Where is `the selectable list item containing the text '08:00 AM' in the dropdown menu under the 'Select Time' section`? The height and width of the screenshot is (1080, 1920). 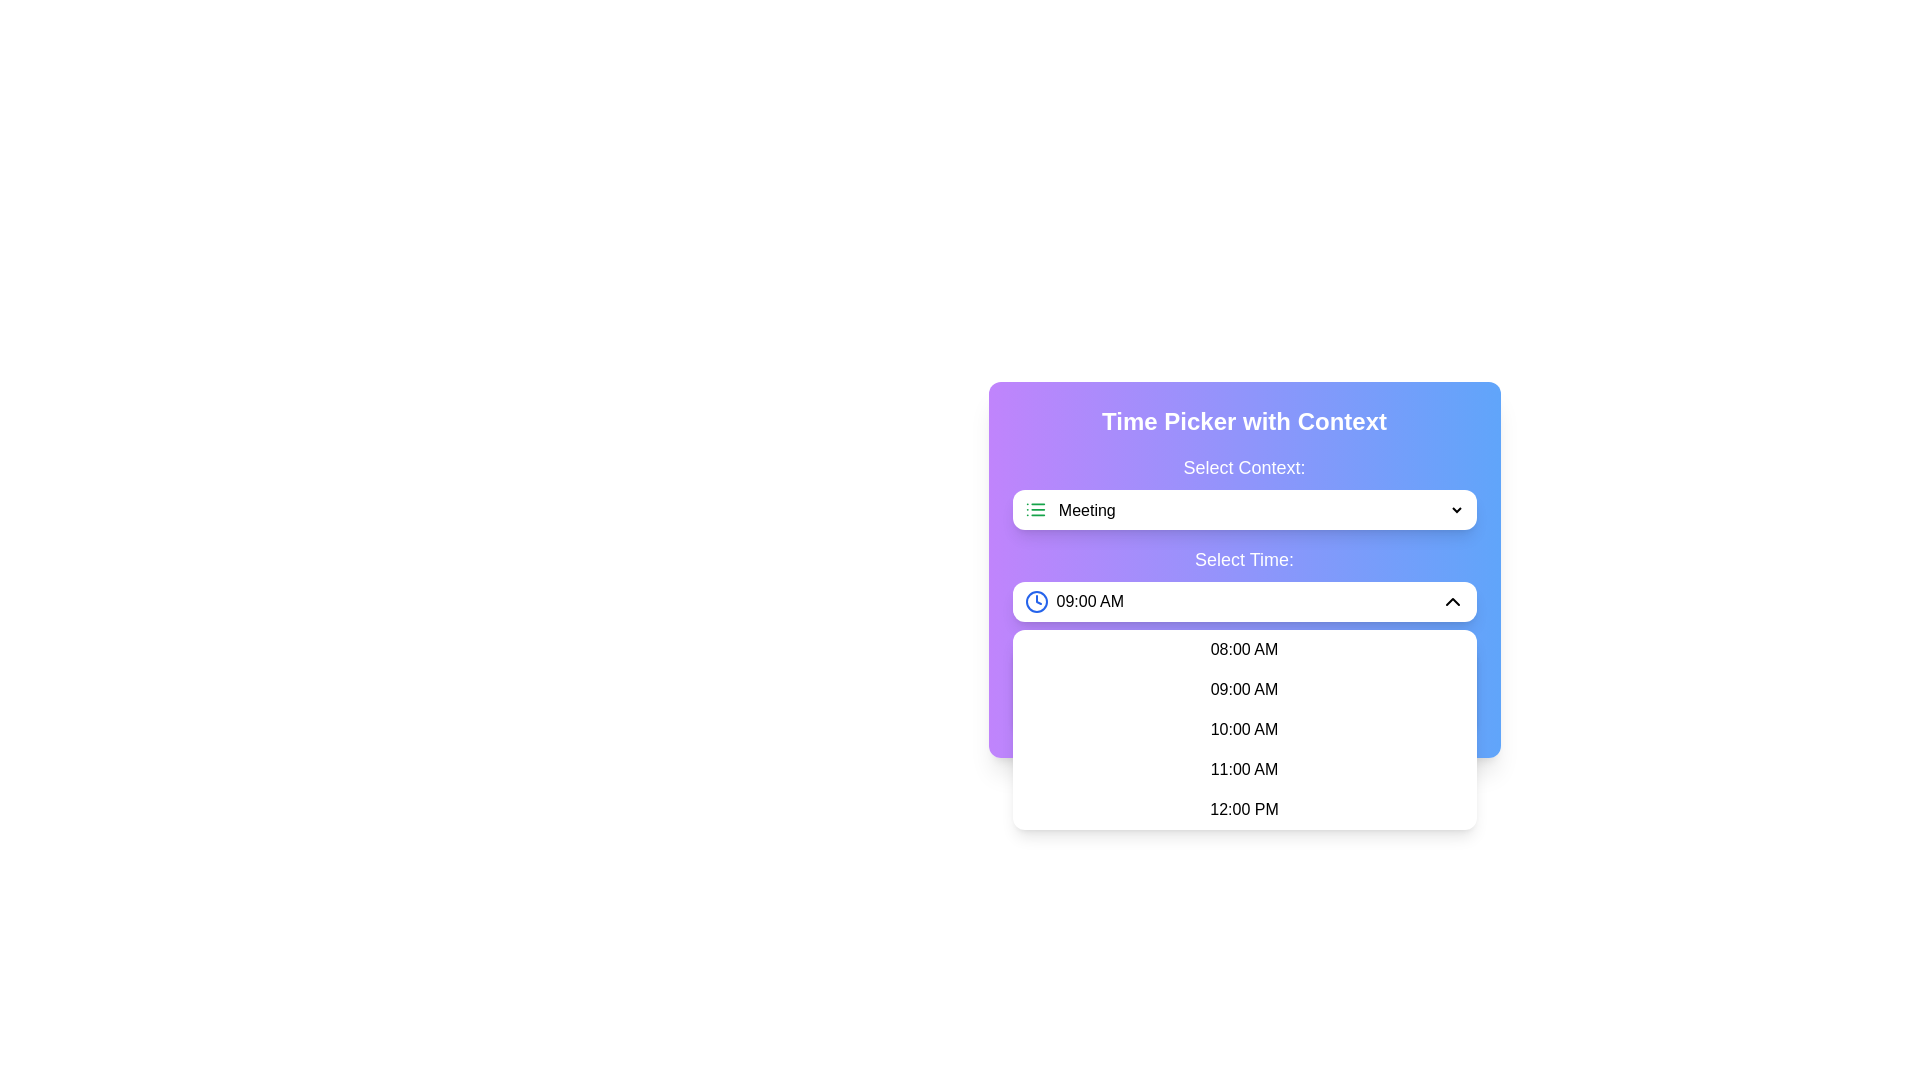 the selectable list item containing the text '08:00 AM' in the dropdown menu under the 'Select Time' section is located at coordinates (1243, 650).